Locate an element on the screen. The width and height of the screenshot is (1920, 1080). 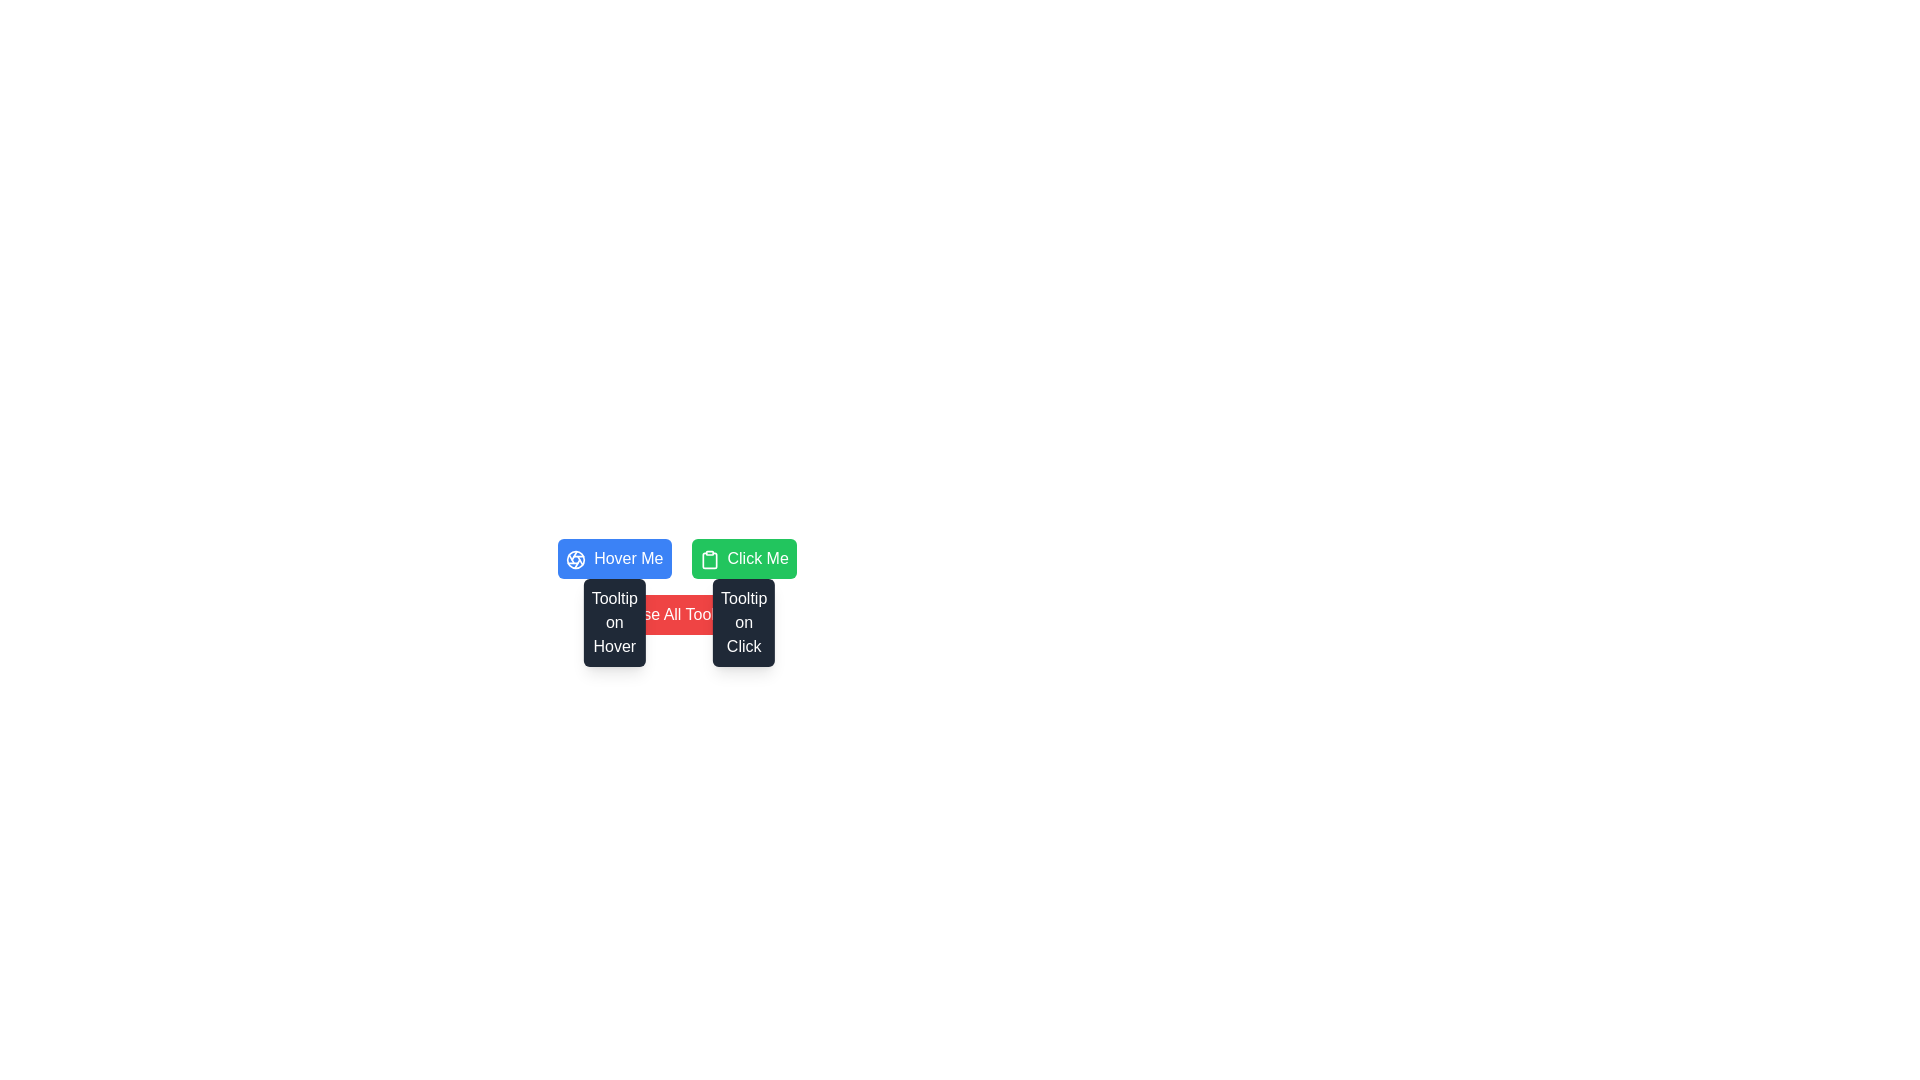
the circular icon resembling an aperture or camera shutter, located to the left of the text within the blue button labeled 'Hover Me' is located at coordinates (575, 559).